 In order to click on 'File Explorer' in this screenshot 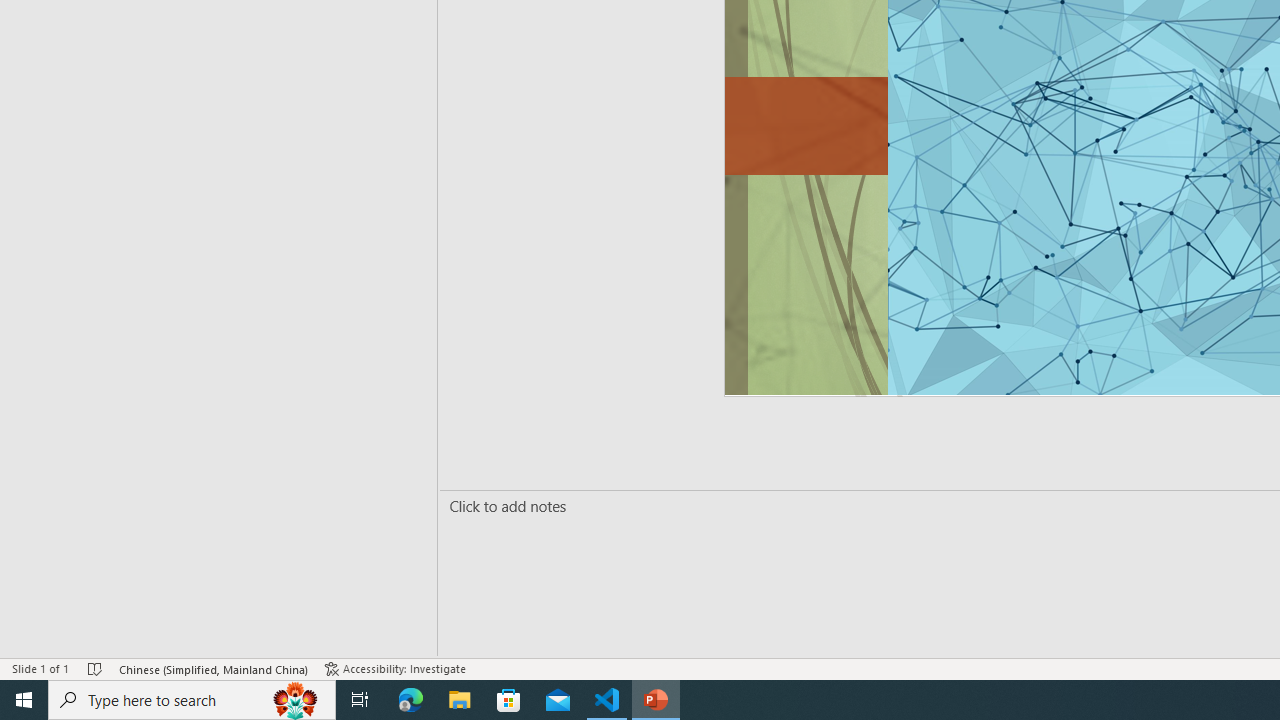, I will do `click(459, 698)`.